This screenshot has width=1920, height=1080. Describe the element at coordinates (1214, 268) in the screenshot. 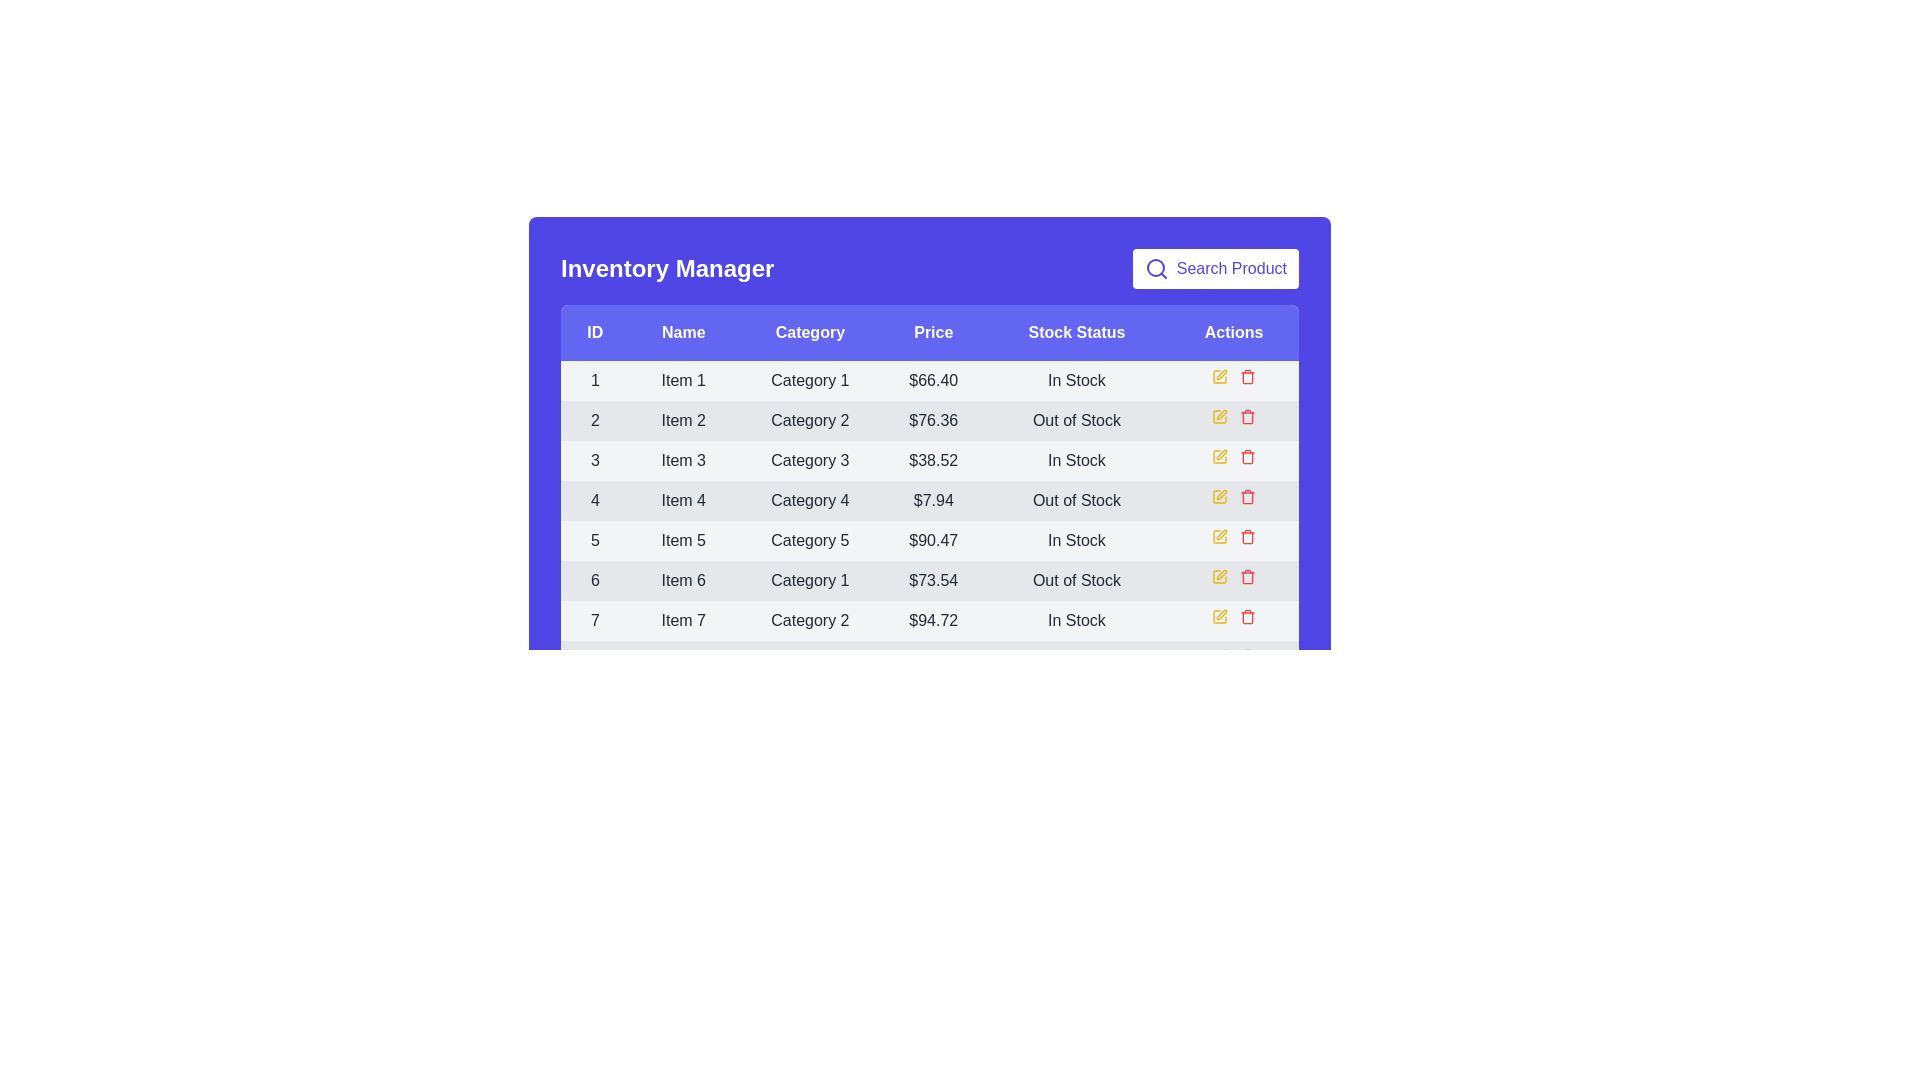

I see `'Search Product' button to initiate a search` at that location.